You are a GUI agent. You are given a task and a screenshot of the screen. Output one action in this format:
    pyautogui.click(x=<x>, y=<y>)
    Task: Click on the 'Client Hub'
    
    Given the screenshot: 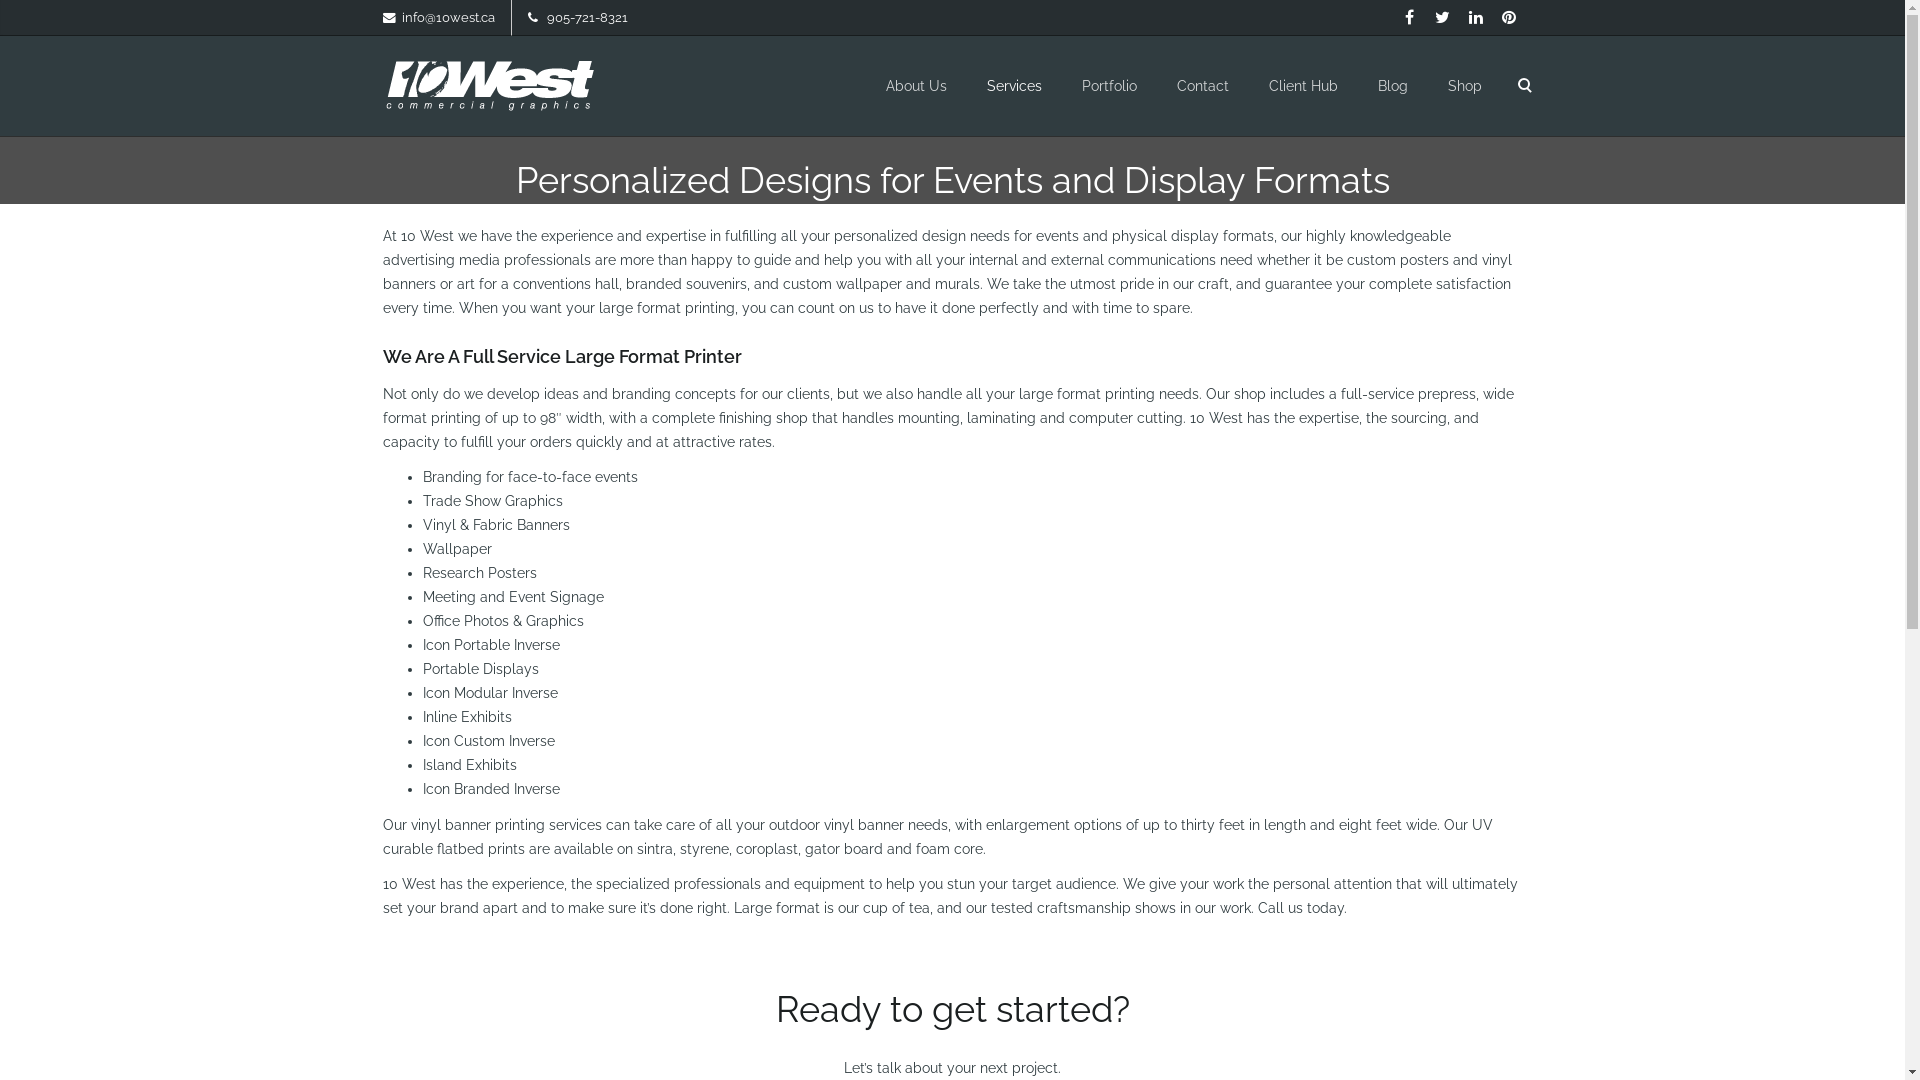 What is the action you would take?
    pyautogui.click(x=1302, y=84)
    